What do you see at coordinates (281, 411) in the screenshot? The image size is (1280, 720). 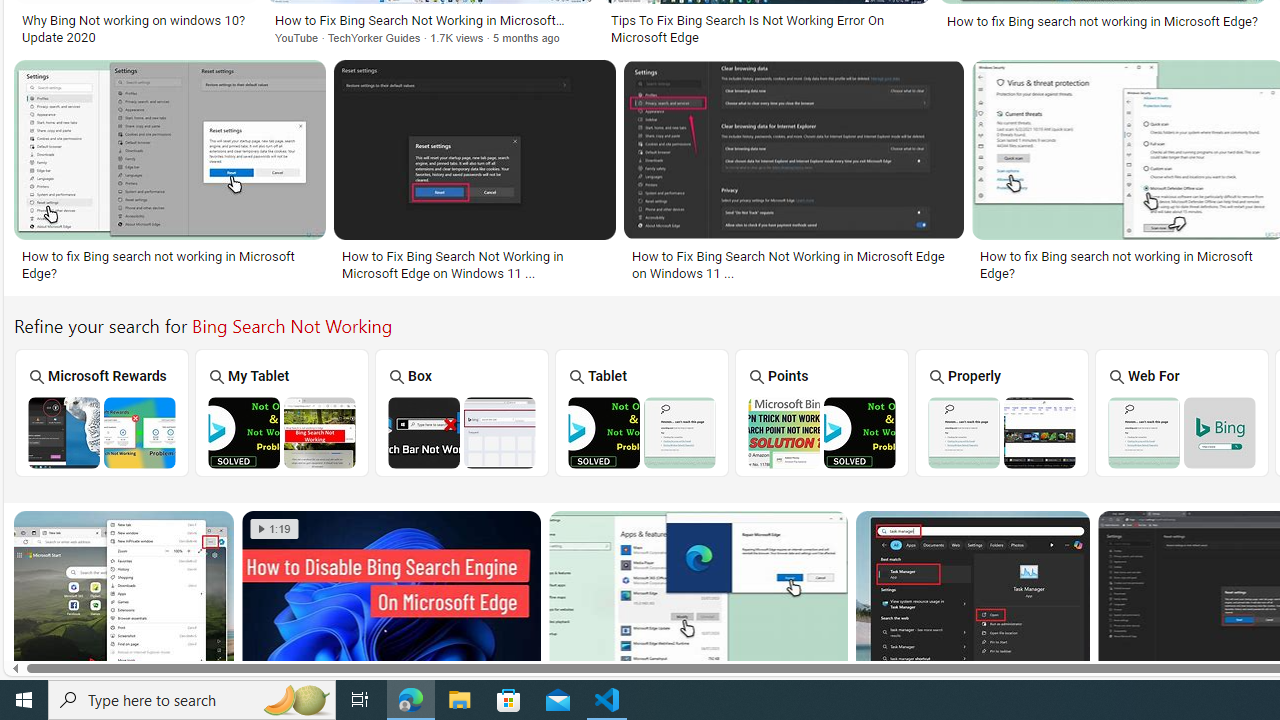 I see `'Bing Search Not Working On My Tablet My Tablet'` at bounding box center [281, 411].